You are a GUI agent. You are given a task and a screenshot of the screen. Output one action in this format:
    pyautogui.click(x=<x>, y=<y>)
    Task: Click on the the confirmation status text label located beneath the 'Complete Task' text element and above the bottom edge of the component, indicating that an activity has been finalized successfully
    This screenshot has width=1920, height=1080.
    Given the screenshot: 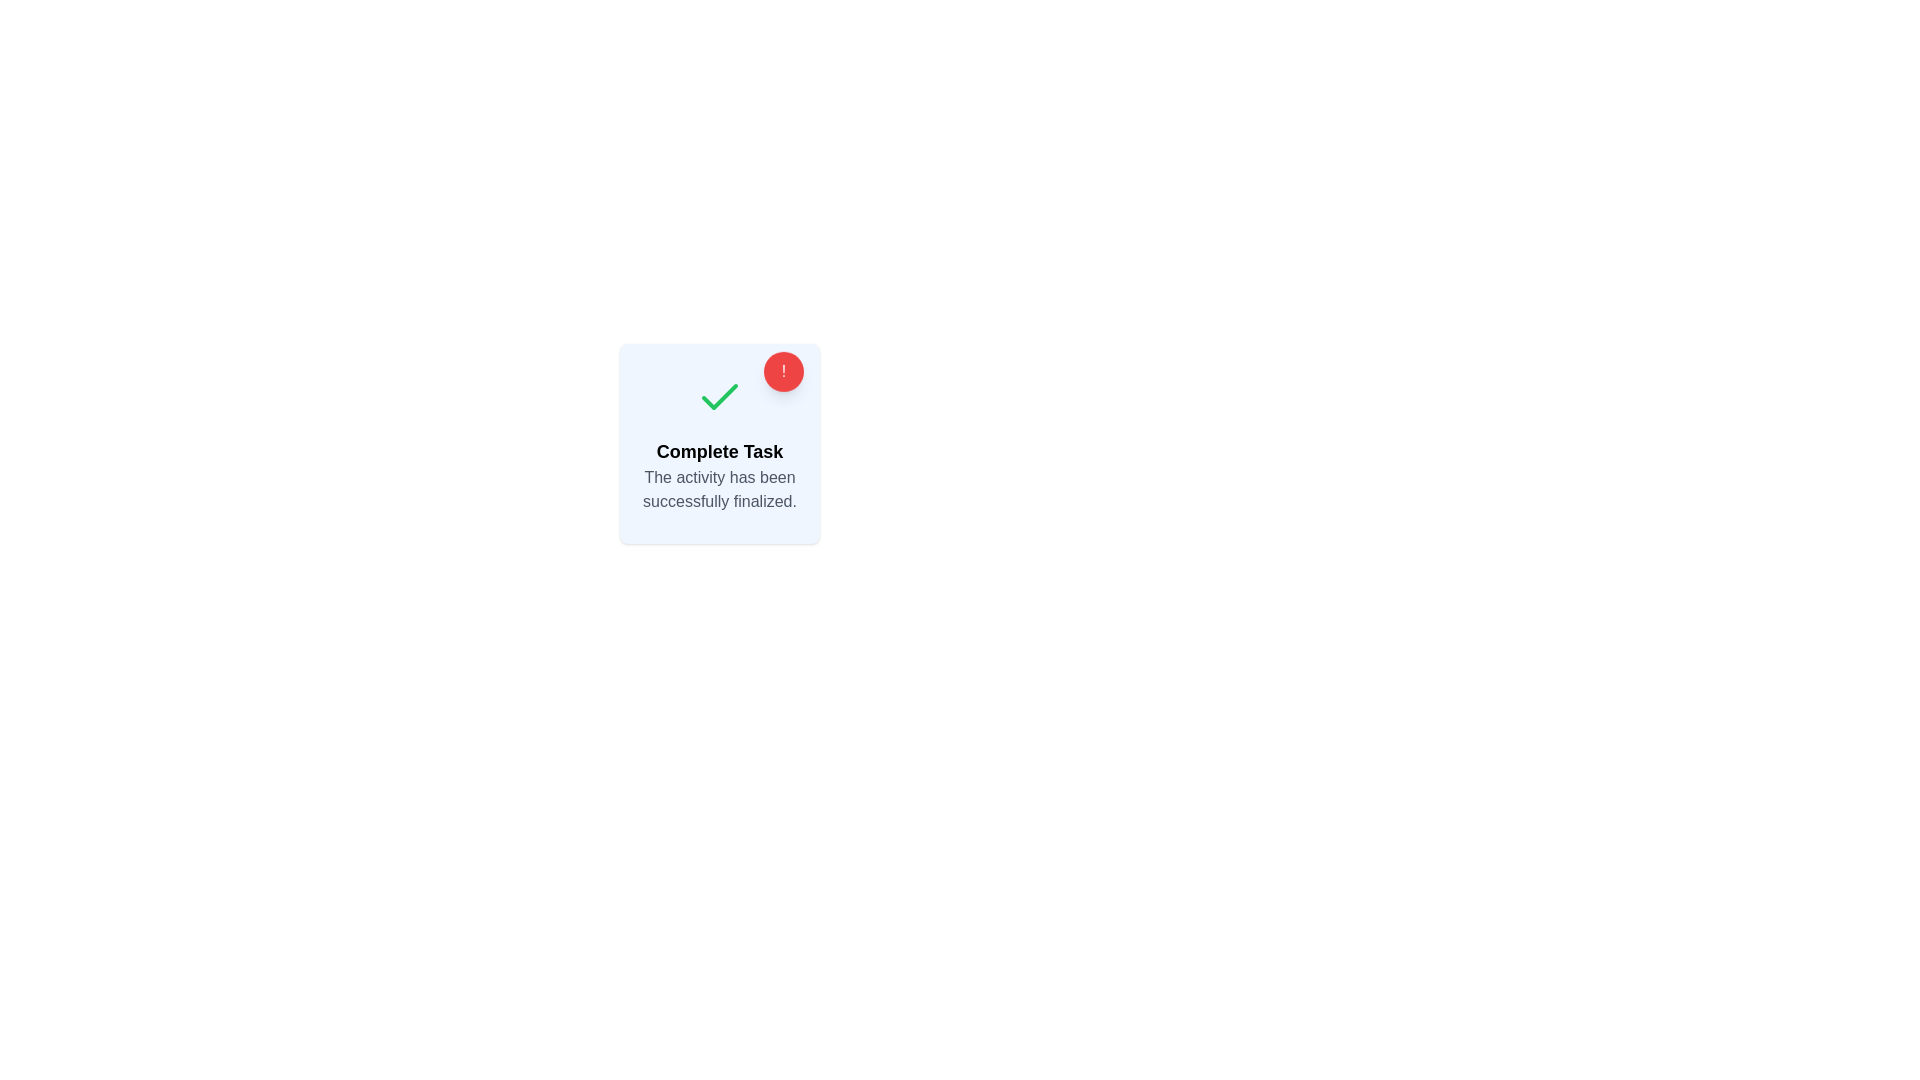 What is the action you would take?
    pyautogui.click(x=720, y=489)
    